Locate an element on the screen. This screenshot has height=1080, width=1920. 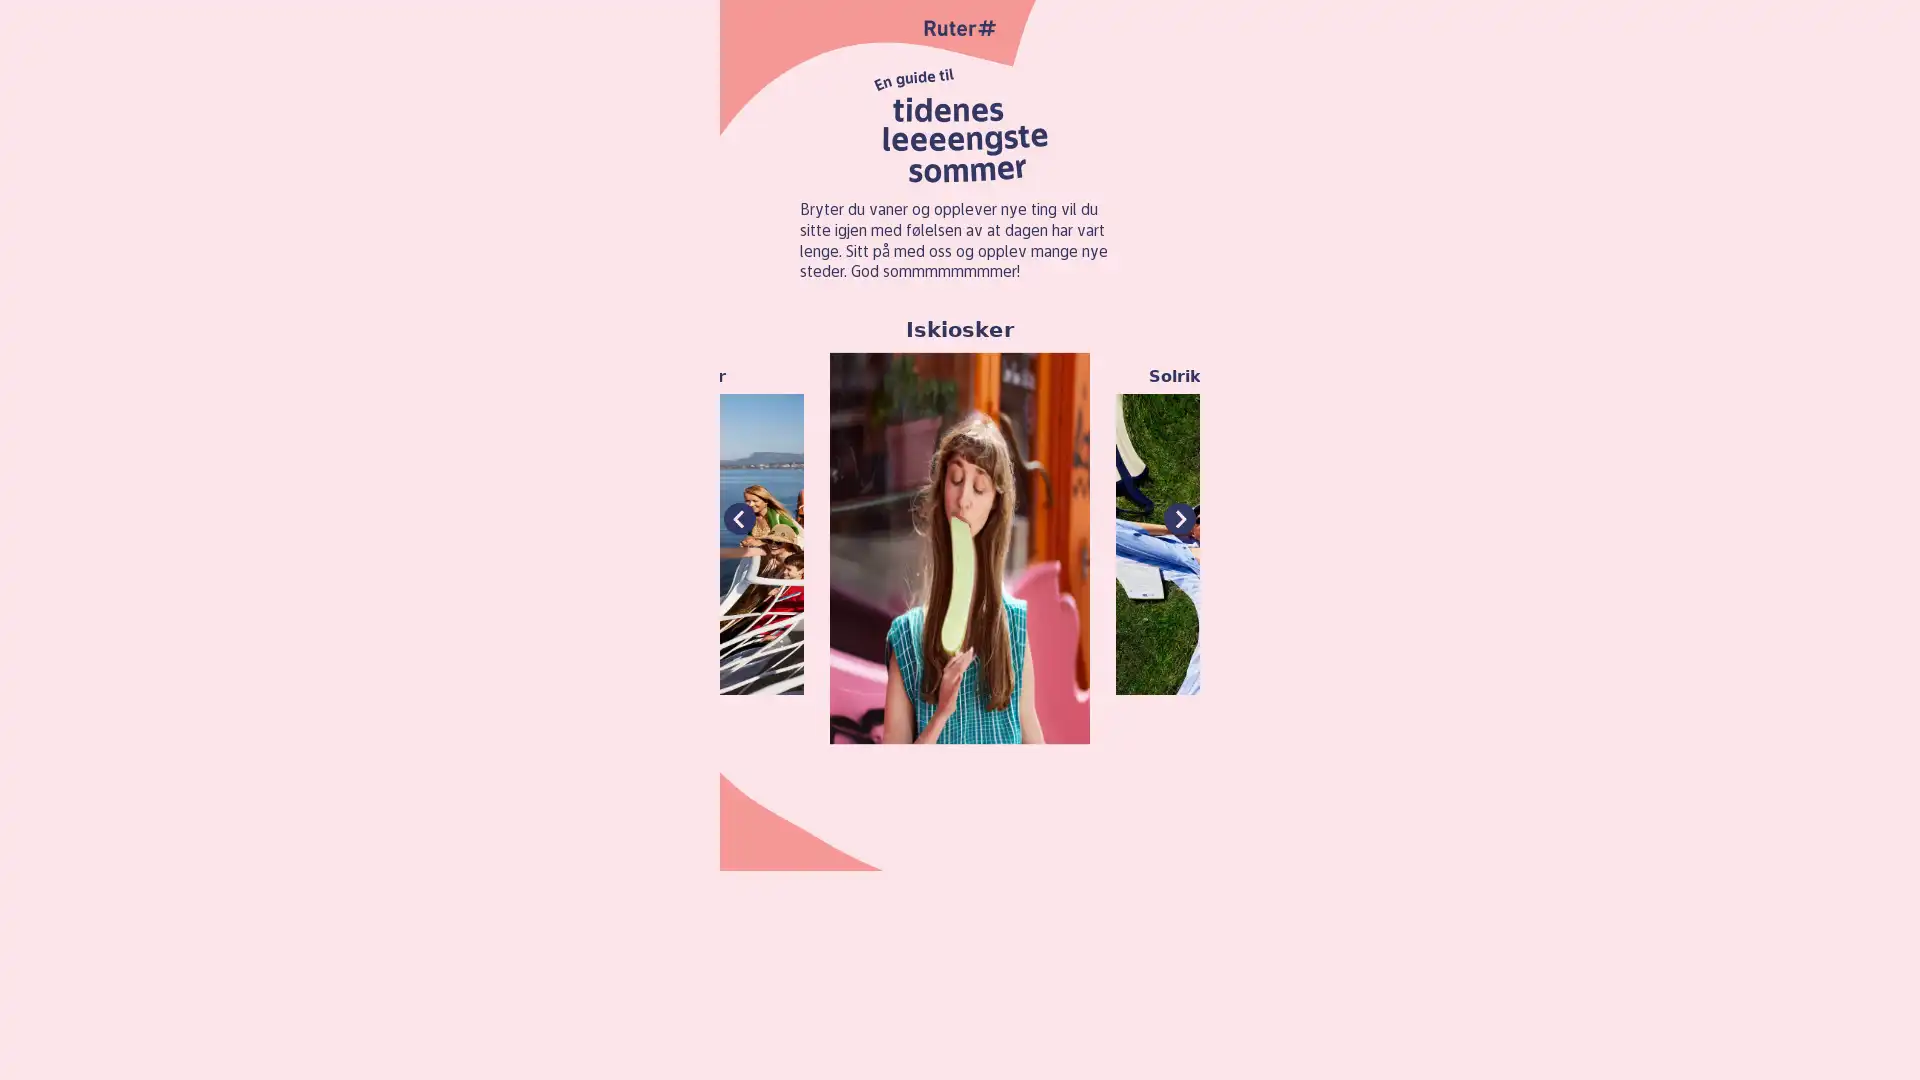
prev is located at coordinates (738, 518).